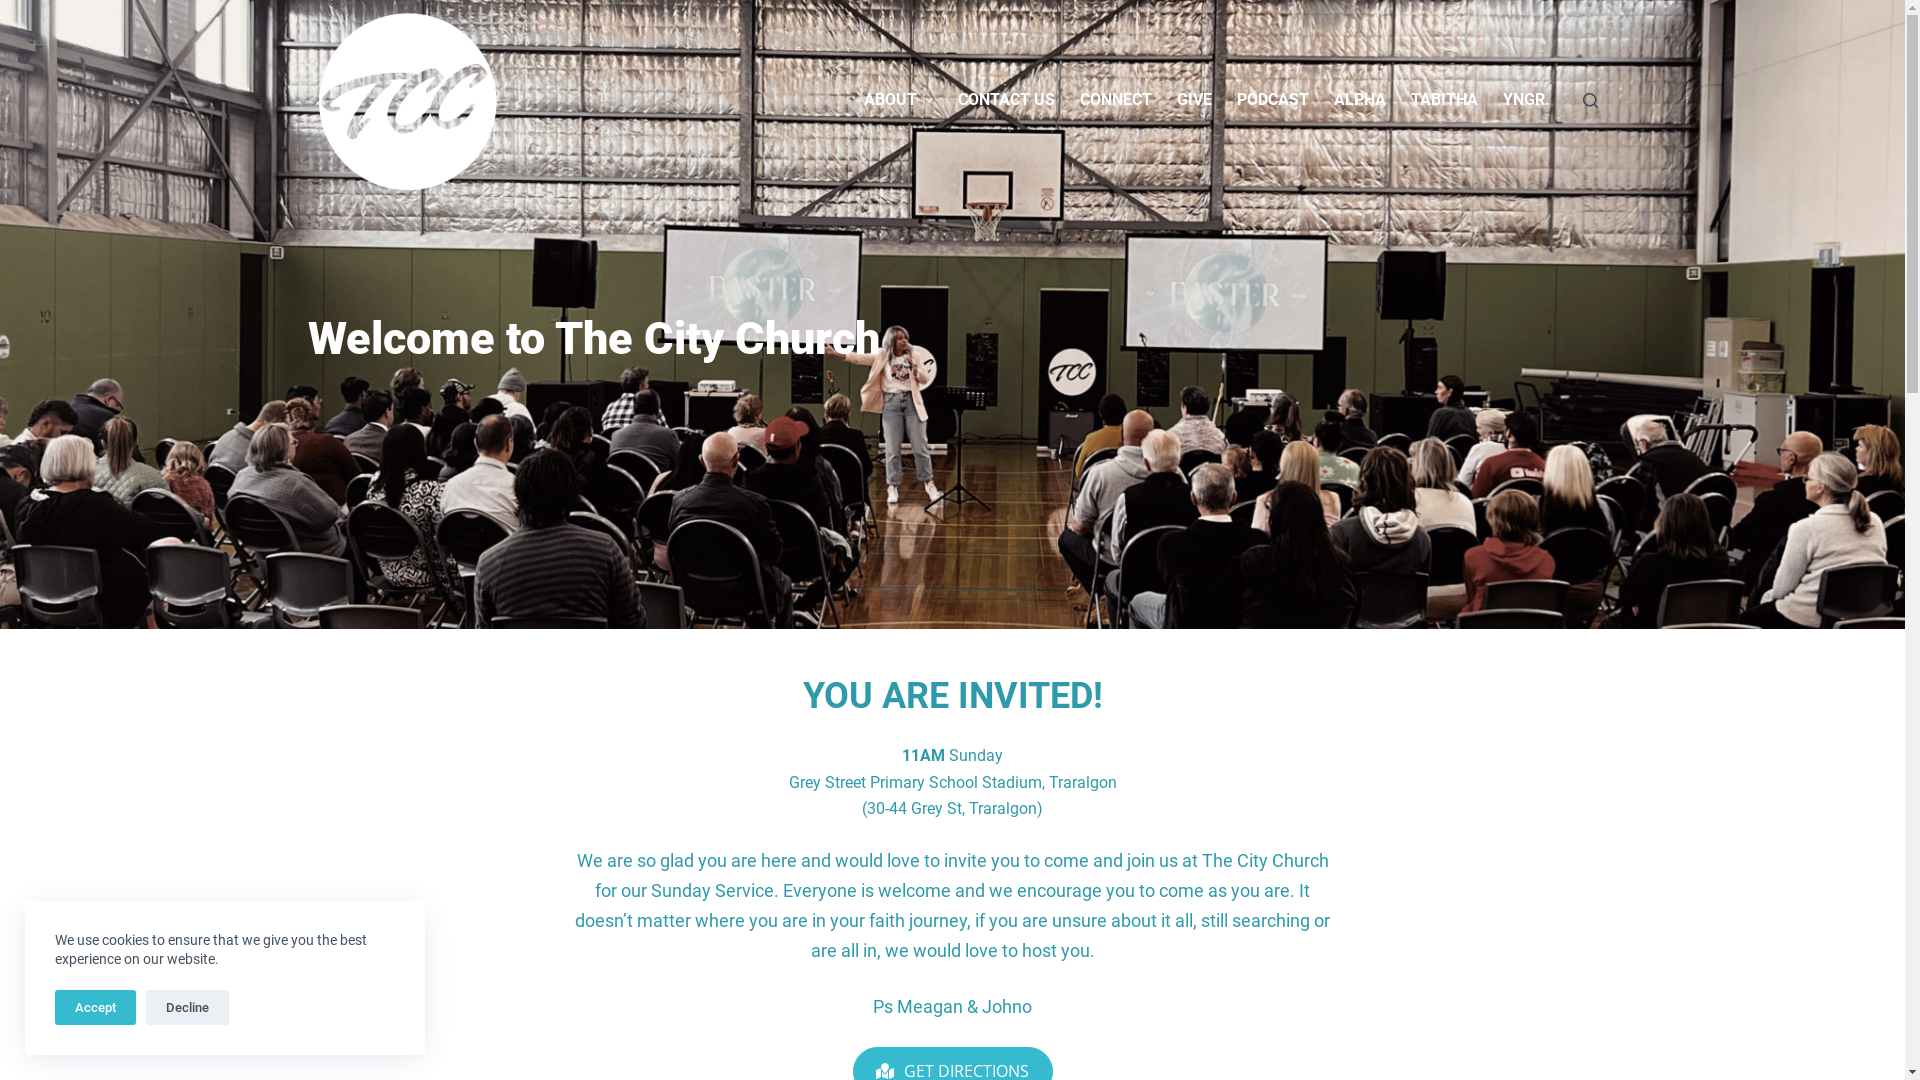 The image size is (1920, 1080). What do you see at coordinates (370, 887) in the screenshot?
I see `'Connect with TCC'` at bounding box center [370, 887].